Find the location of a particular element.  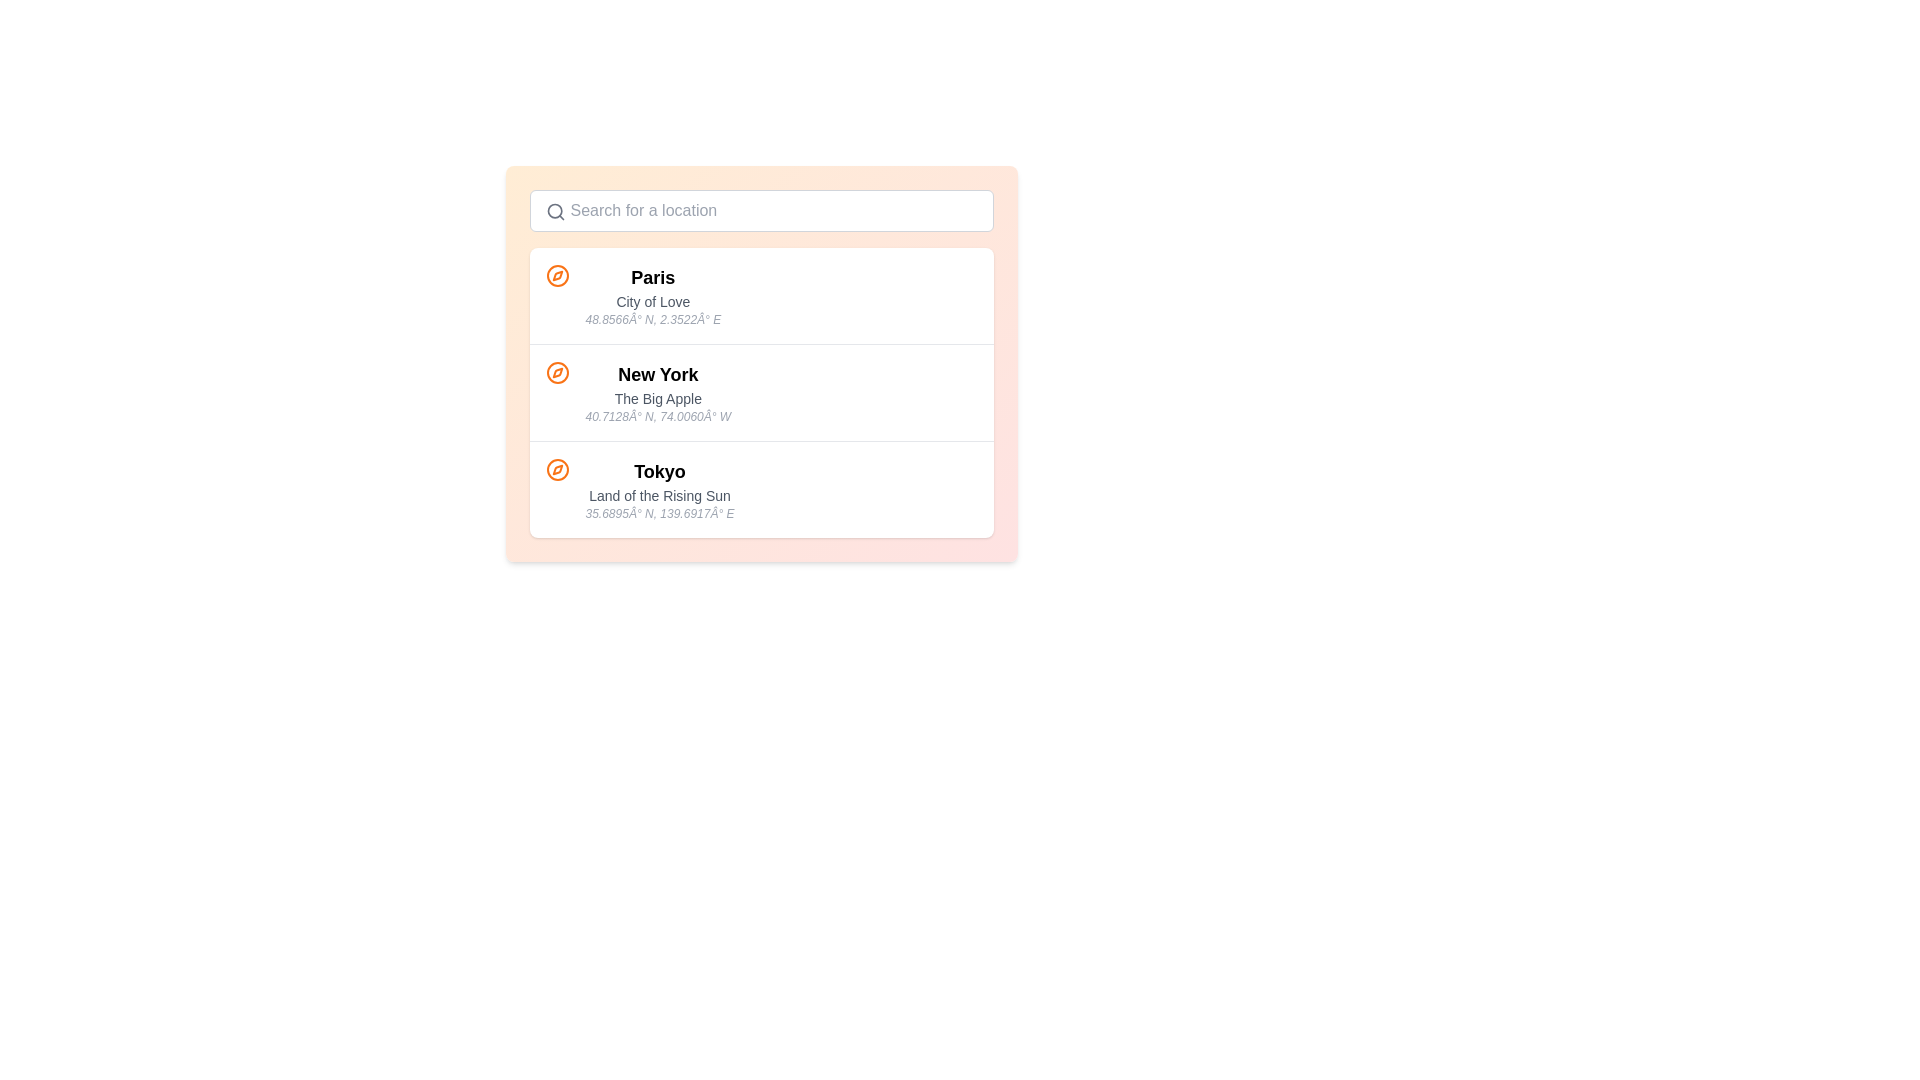

the Informational card displaying city-related information such as 'New York' and its nickname 'The Big Apple', which is the second item in a vertical list of cards is located at coordinates (760, 363).